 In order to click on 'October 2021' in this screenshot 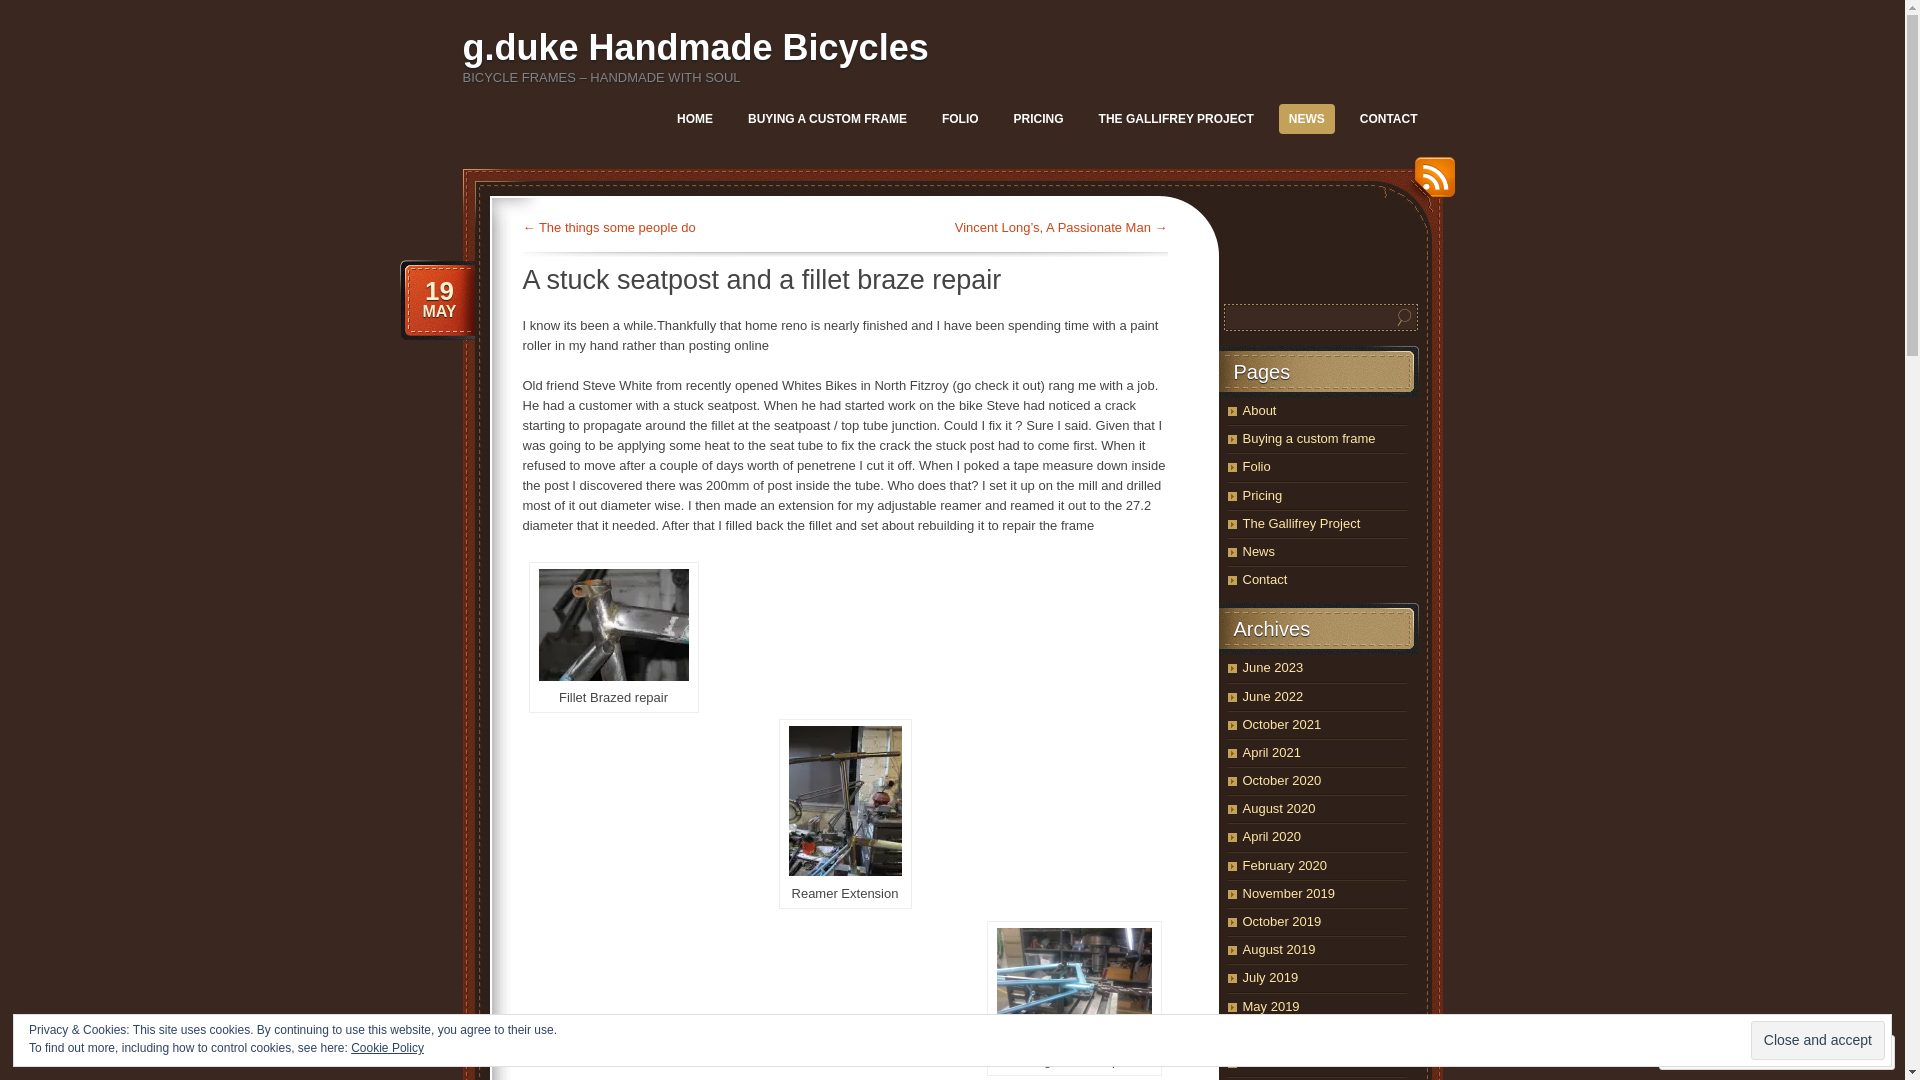, I will do `click(1281, 724)`.